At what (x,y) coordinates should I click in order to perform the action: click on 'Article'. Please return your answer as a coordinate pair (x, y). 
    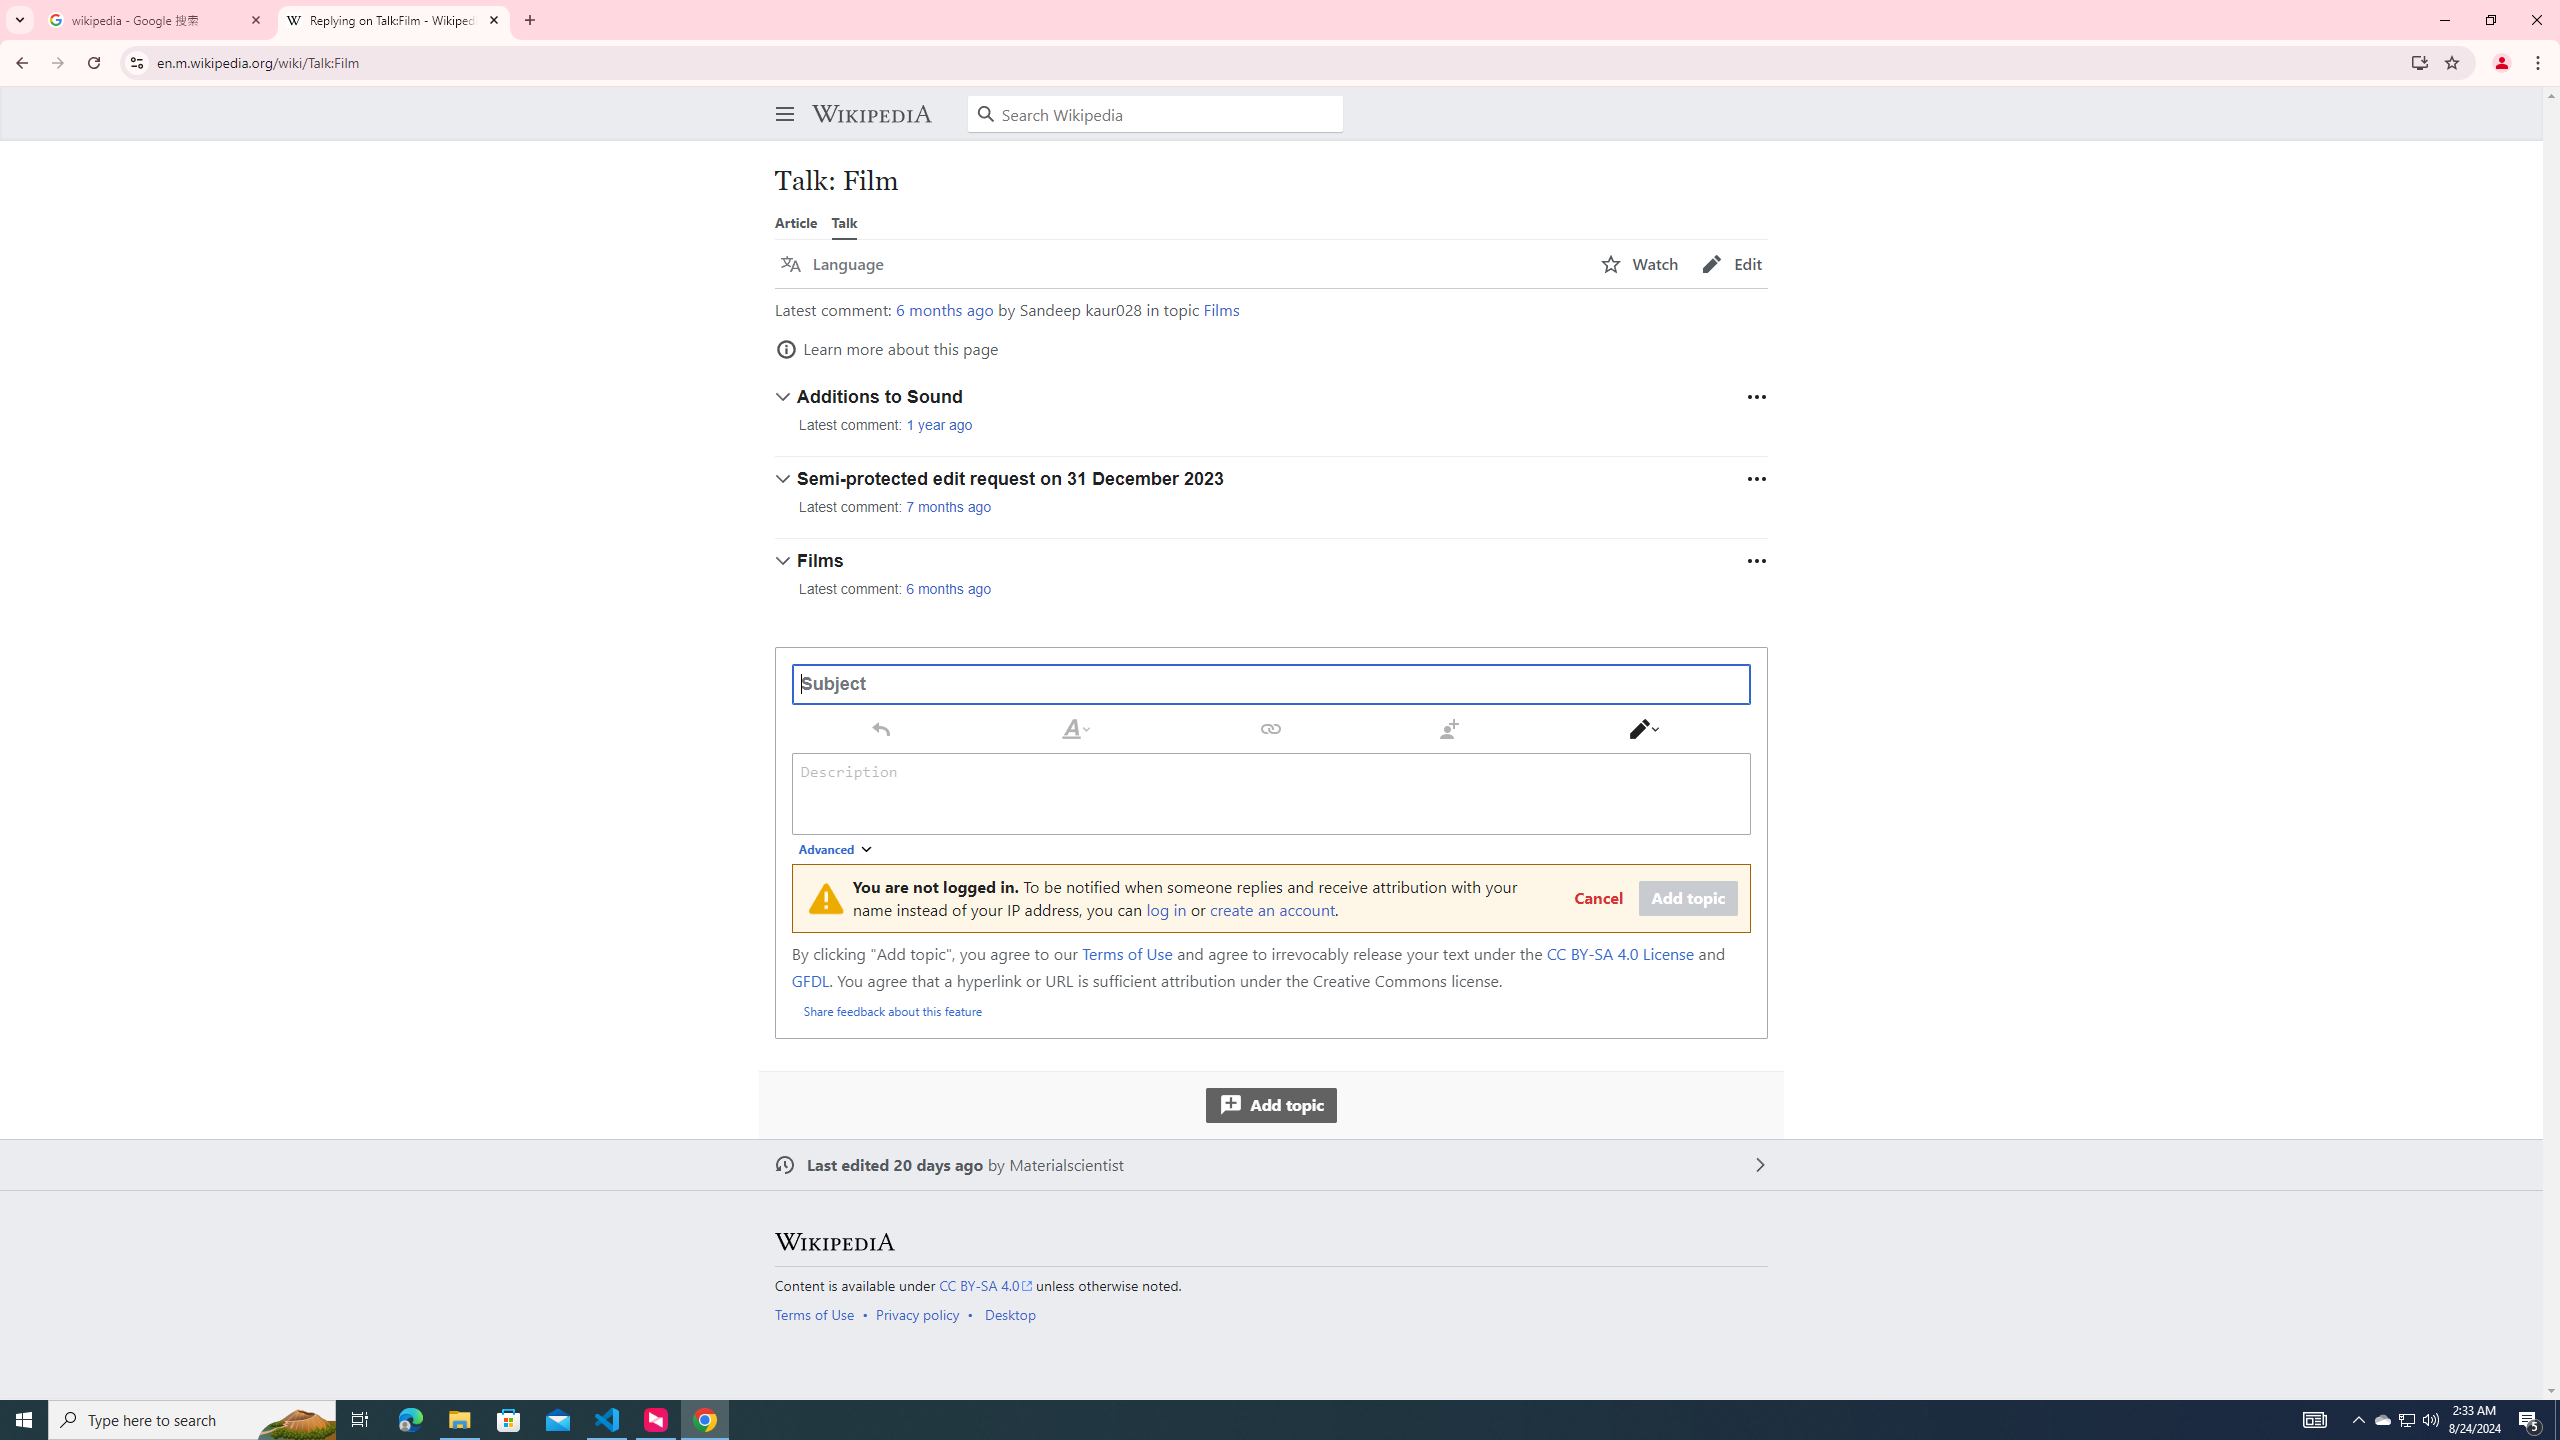
    Looking at the image, I should click on (795, 222).